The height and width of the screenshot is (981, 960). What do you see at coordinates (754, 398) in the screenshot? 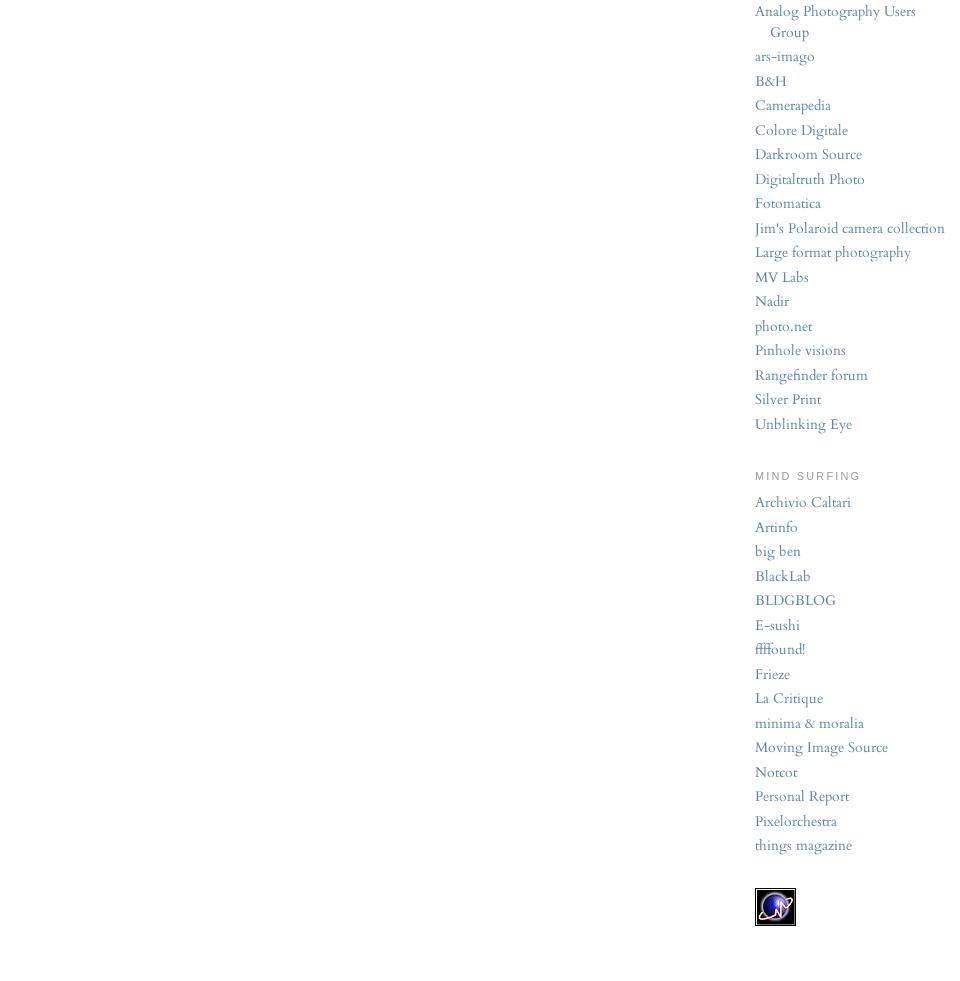
I see `'Silver Print'` at bounding box center [754, 398].